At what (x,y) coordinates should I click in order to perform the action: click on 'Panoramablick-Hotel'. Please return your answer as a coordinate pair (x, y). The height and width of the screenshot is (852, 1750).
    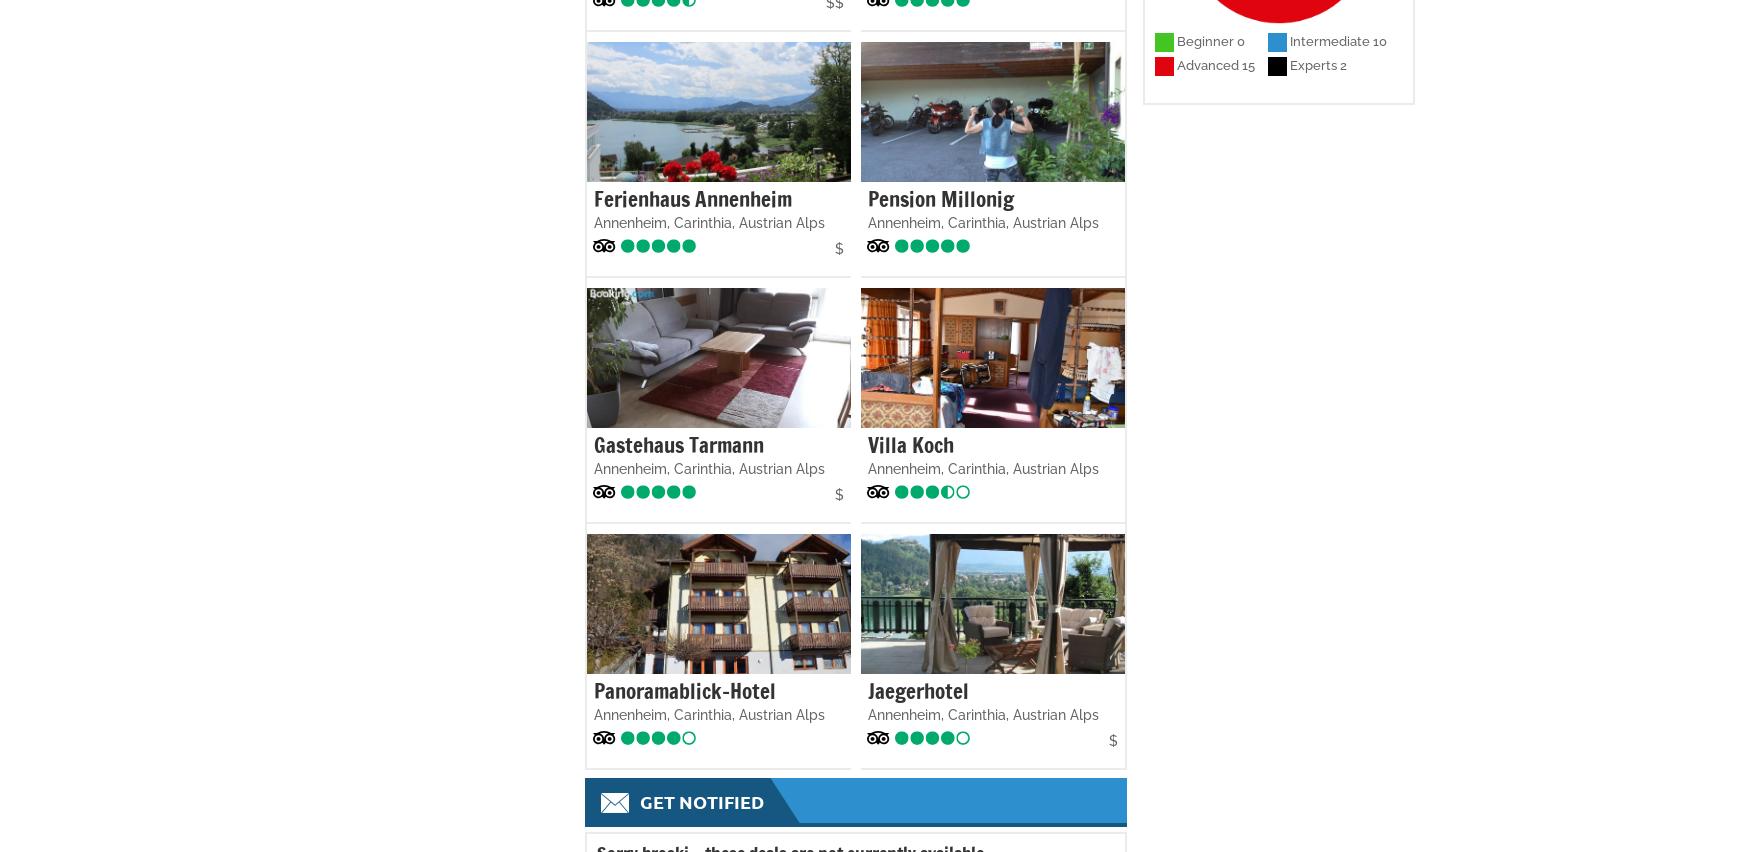
    Looking at the image, I should click on (683, 690).